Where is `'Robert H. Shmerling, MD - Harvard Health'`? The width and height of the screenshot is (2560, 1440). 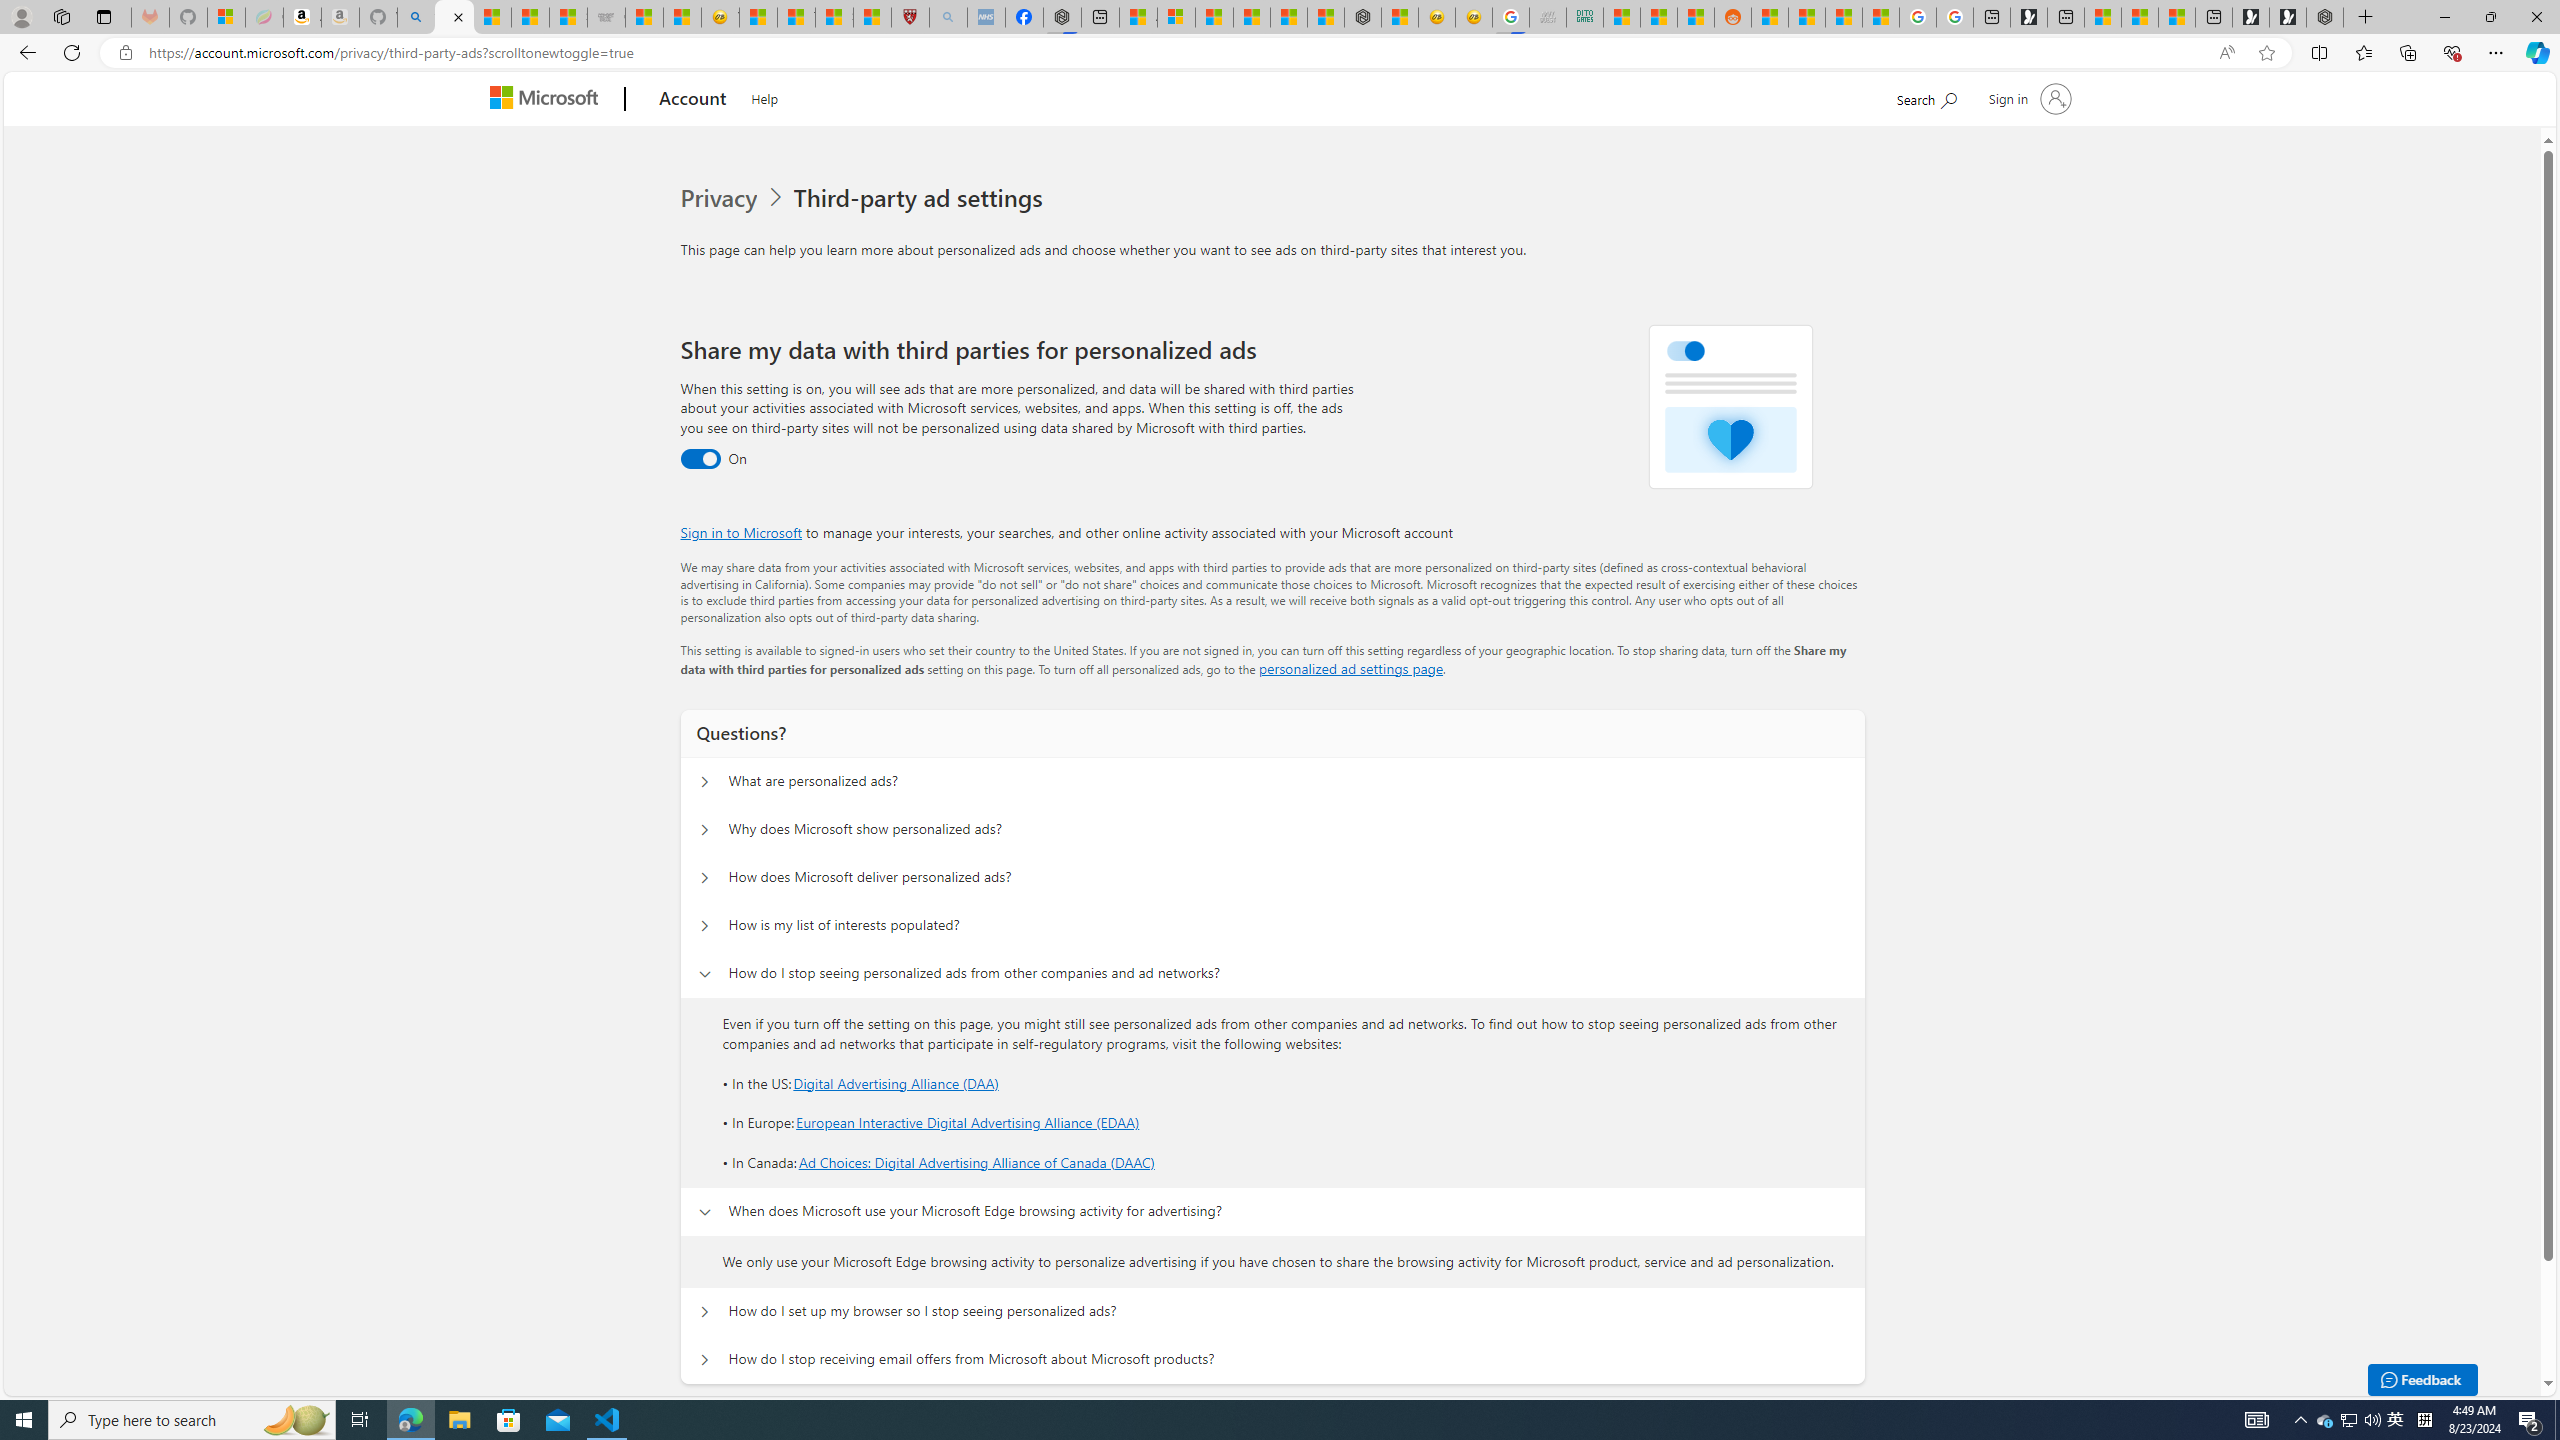 'Robert H. Shmerling, MD - Harvard Health' is located at coordinates (909, 16).